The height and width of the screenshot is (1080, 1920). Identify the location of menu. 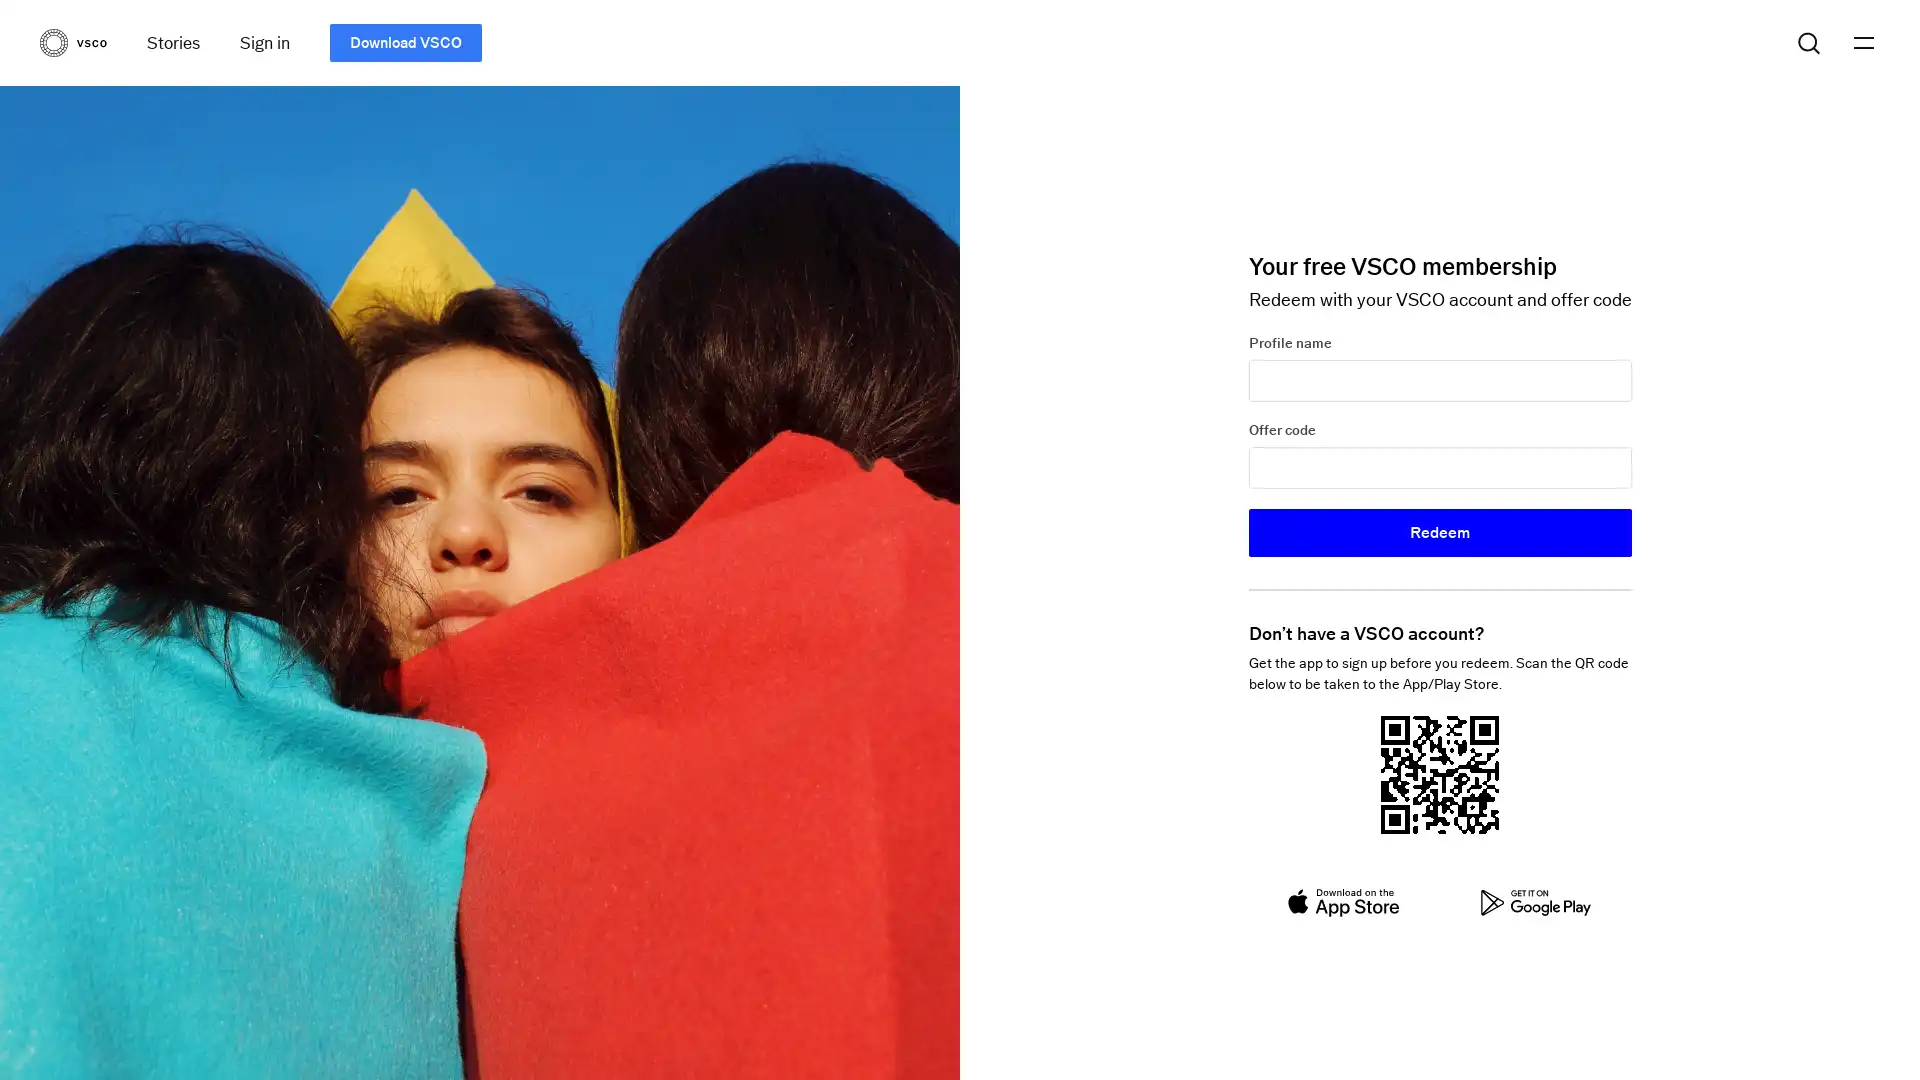
(1862, 42).